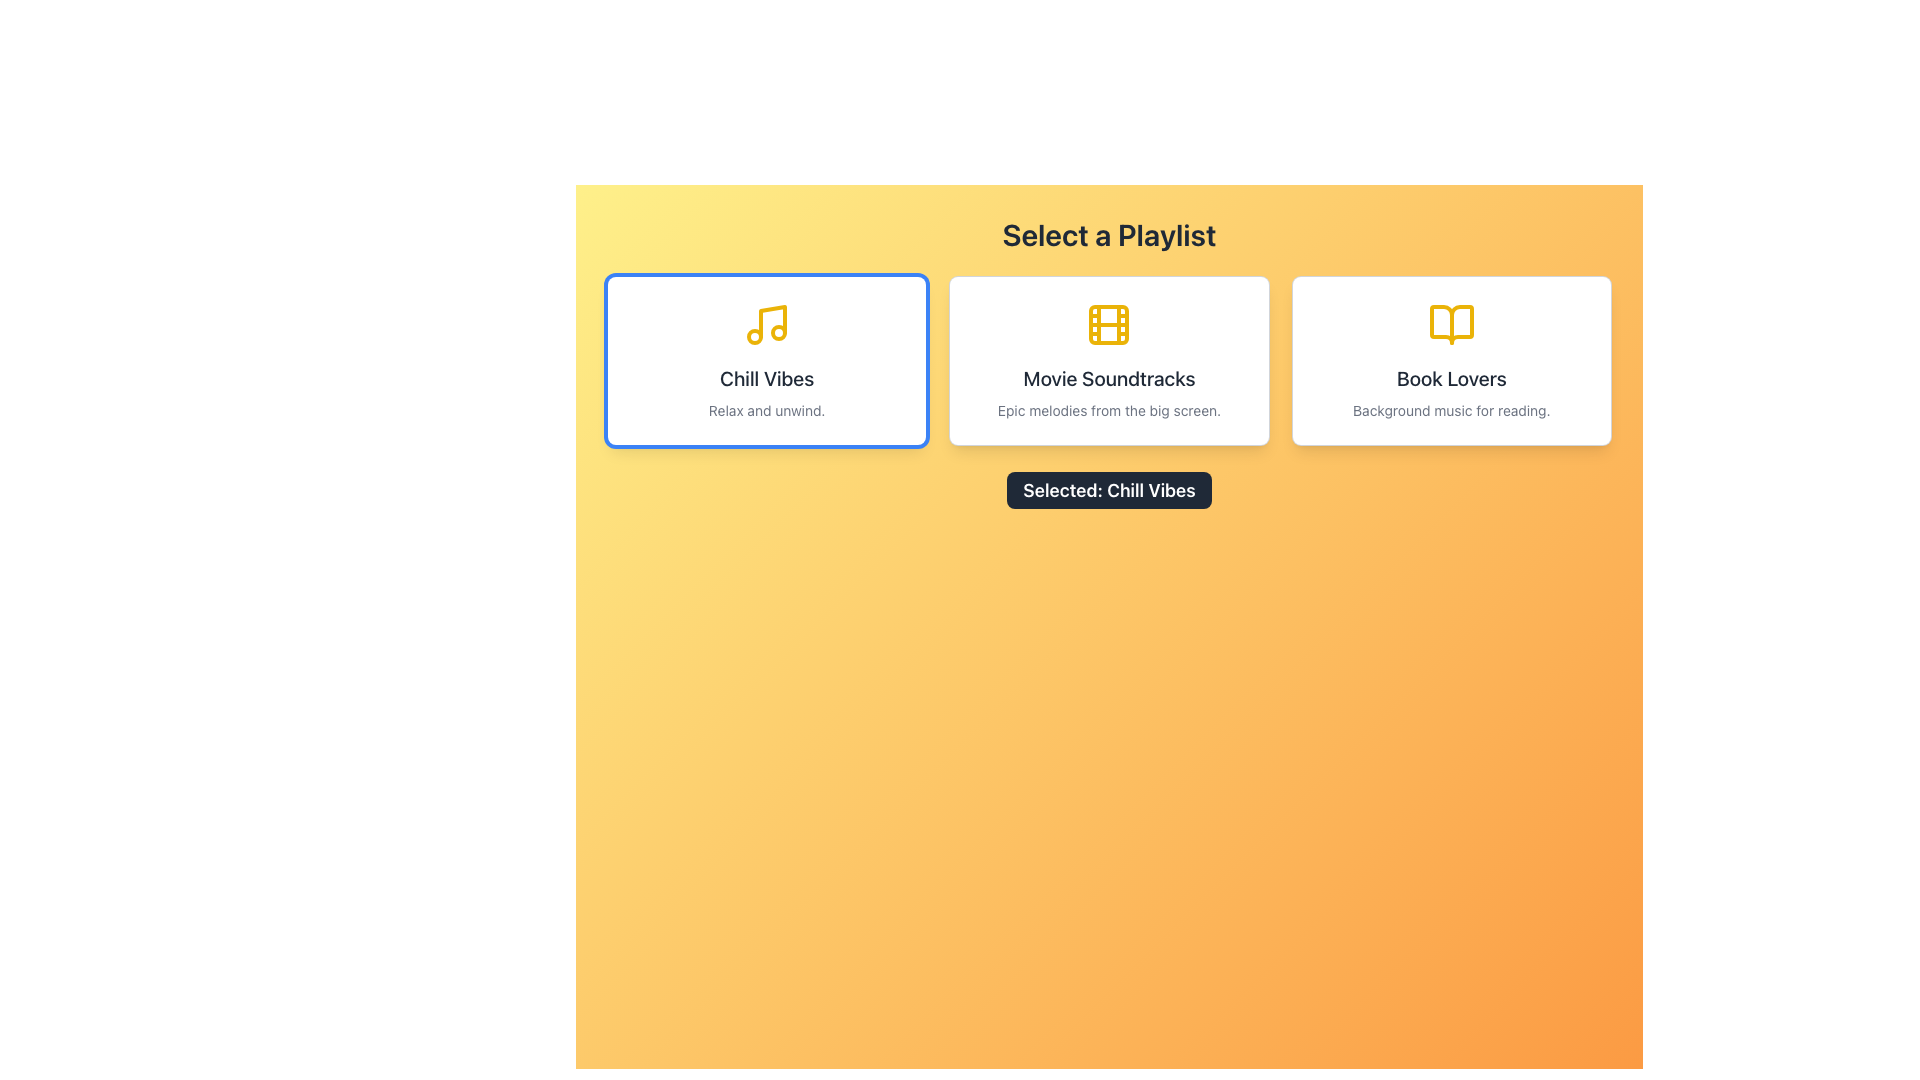  What do you see at coordinates (1451, 410) in the screenshot?
I see `text 'Background music for reading.' which is small-sized, gray-colored, and centered beneath the 'Book Lovers' title within the 'Book Lovers' card` at bounding box center [1451, 410].